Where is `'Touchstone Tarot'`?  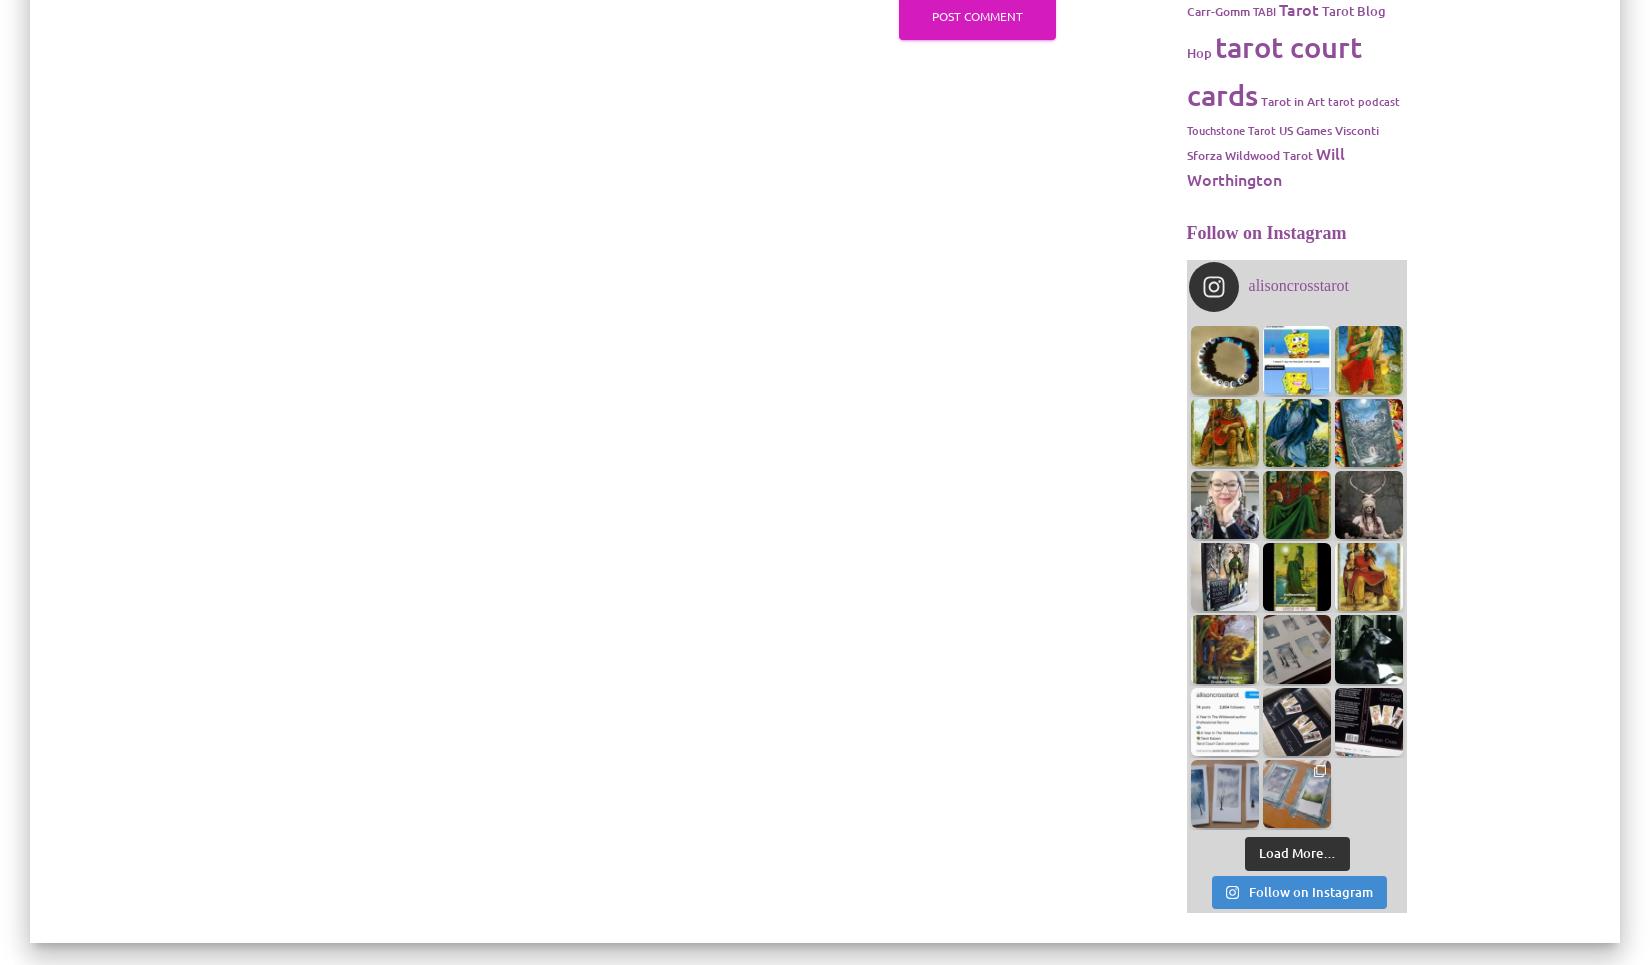 'Touchstone Tarot' is located at coordinates (1230, 130).